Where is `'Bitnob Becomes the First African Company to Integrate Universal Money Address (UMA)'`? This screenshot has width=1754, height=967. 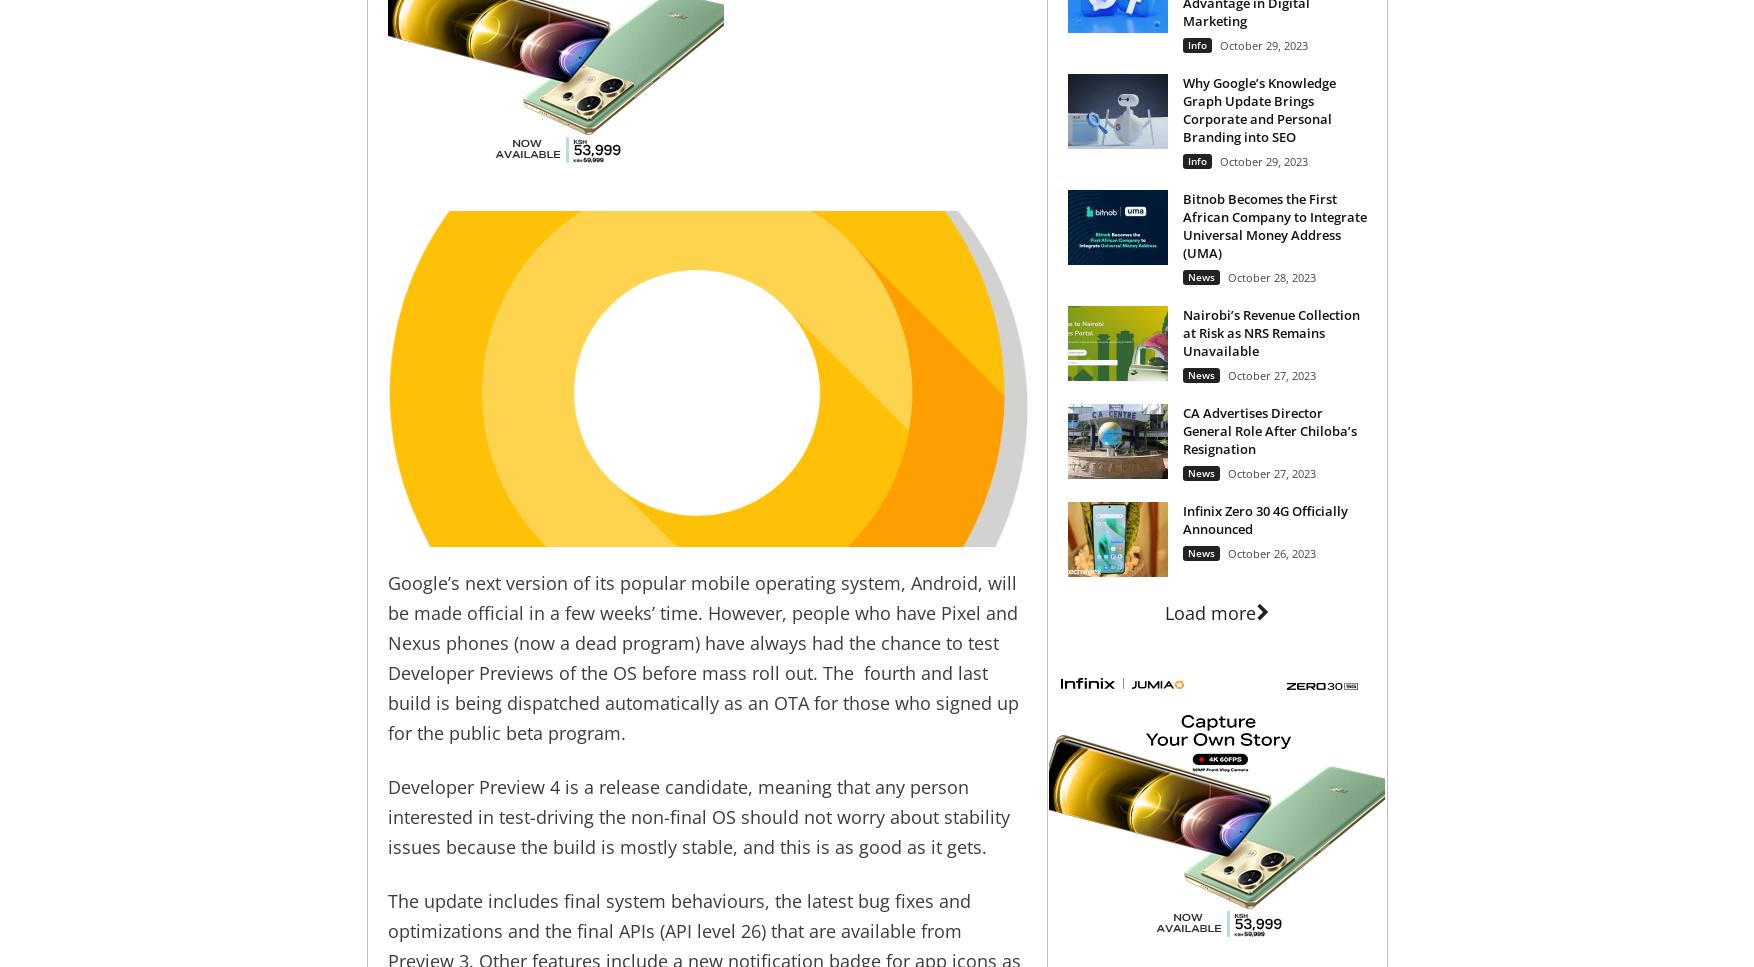 'Bitnob Becomes the First African Company to Integrate Universal Money Address (UMA)' is located at coordinates (1273, 225).